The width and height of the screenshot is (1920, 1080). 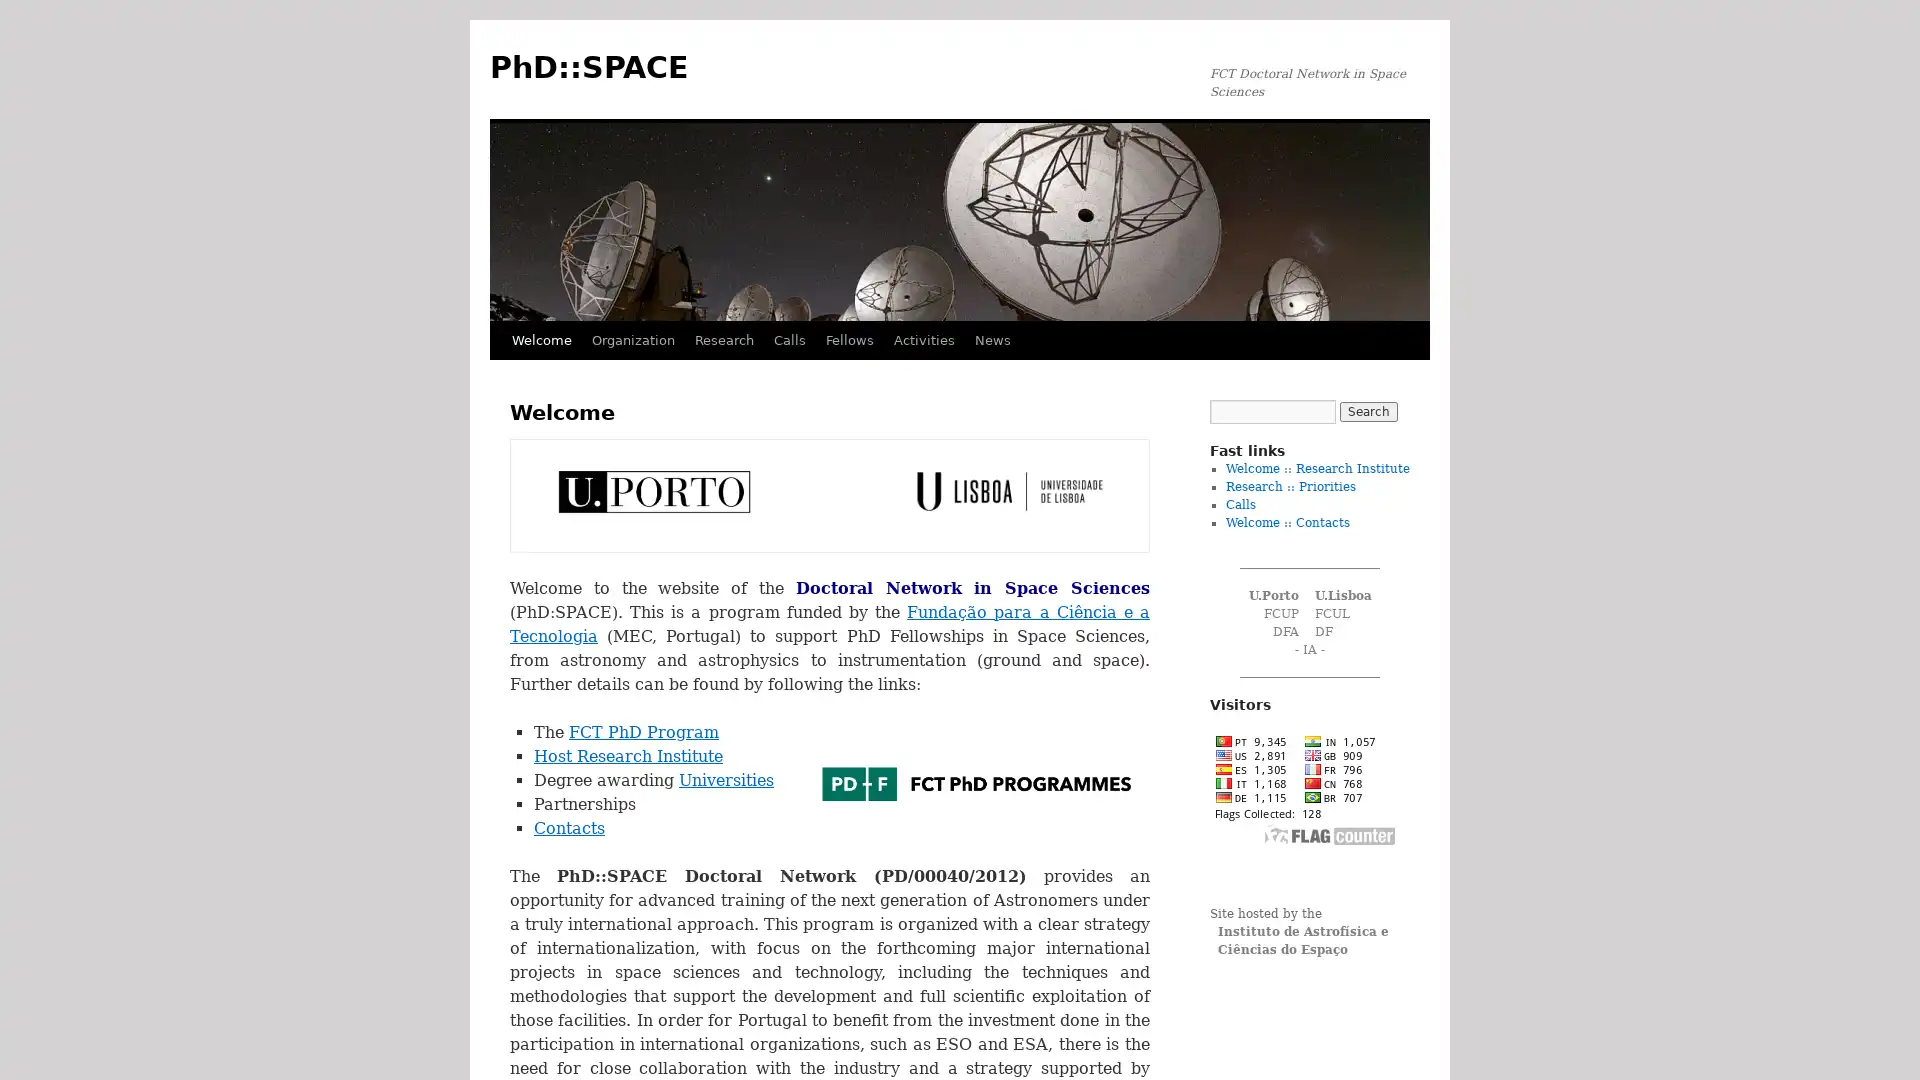 I want to click on Search, so click(x=1367, y=411).